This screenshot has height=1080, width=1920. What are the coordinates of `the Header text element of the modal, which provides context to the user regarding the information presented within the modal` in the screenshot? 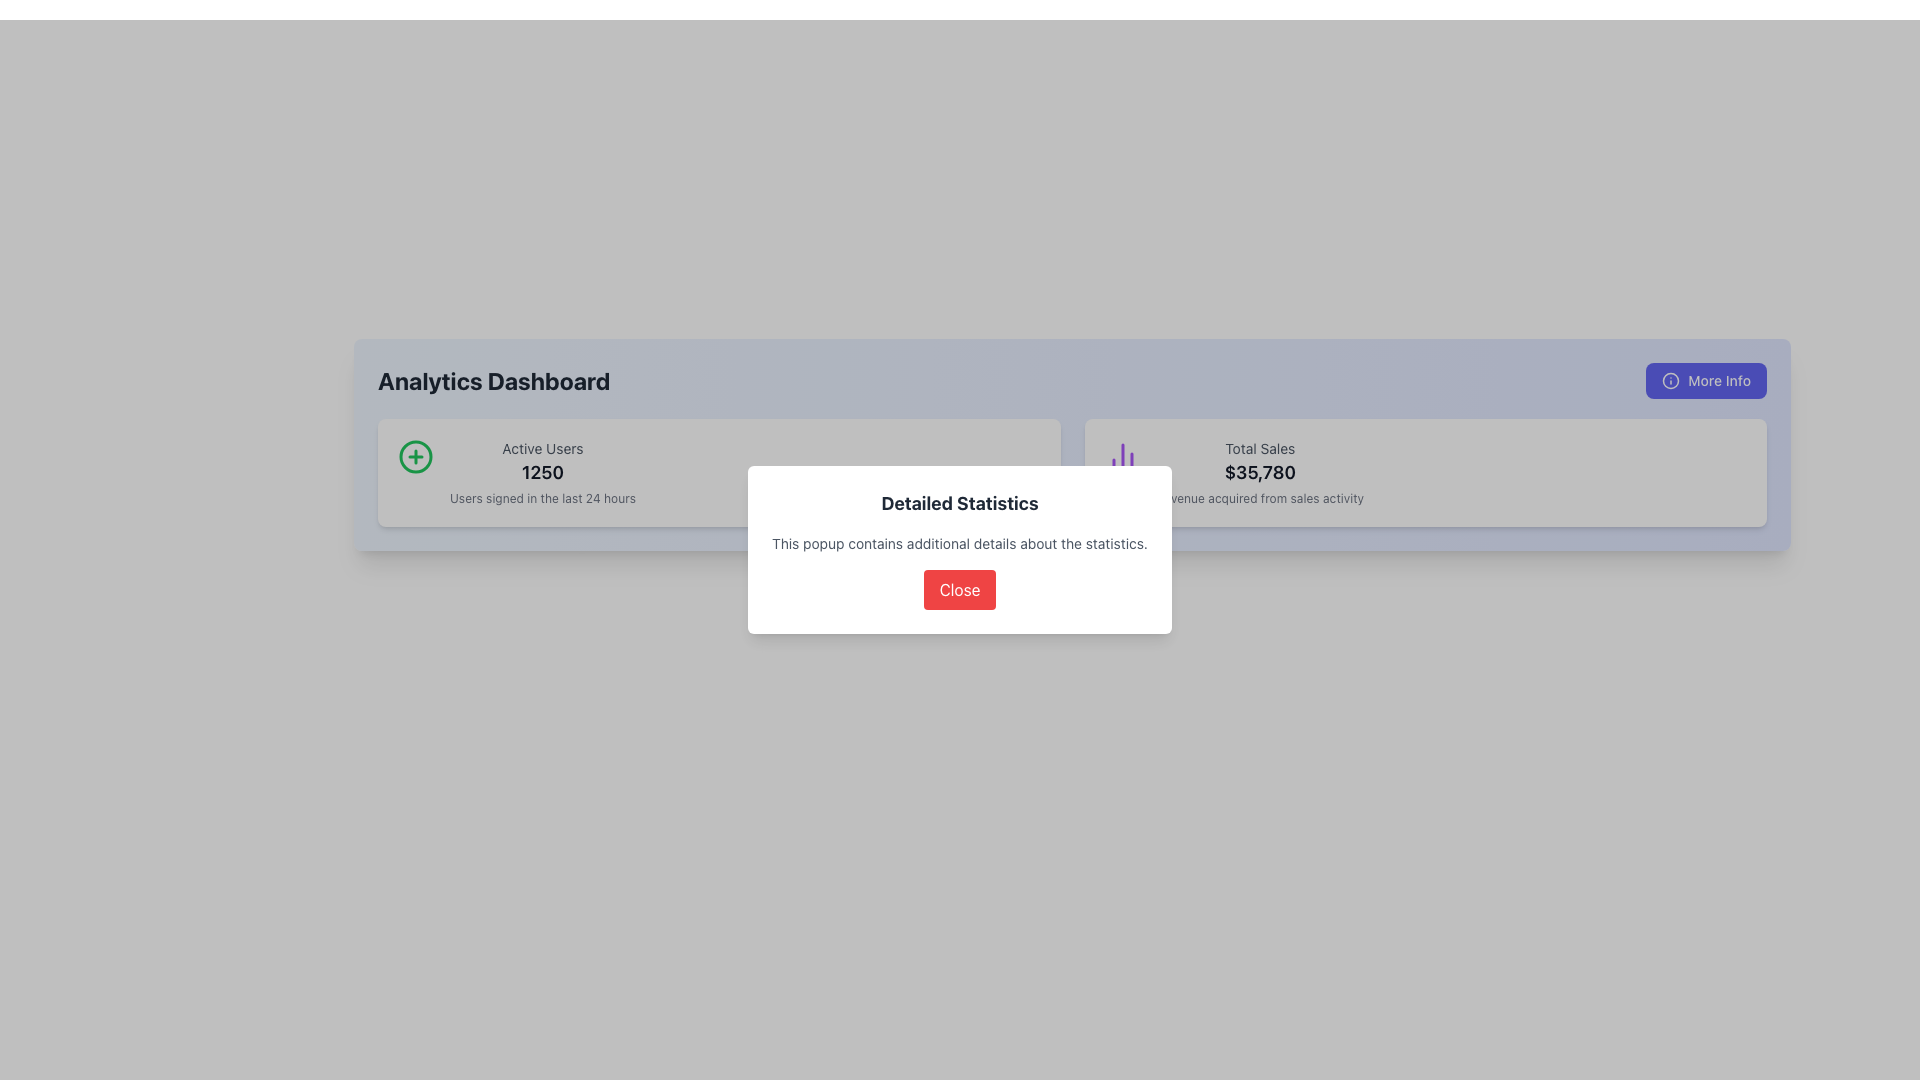 It's located at (960, 503).